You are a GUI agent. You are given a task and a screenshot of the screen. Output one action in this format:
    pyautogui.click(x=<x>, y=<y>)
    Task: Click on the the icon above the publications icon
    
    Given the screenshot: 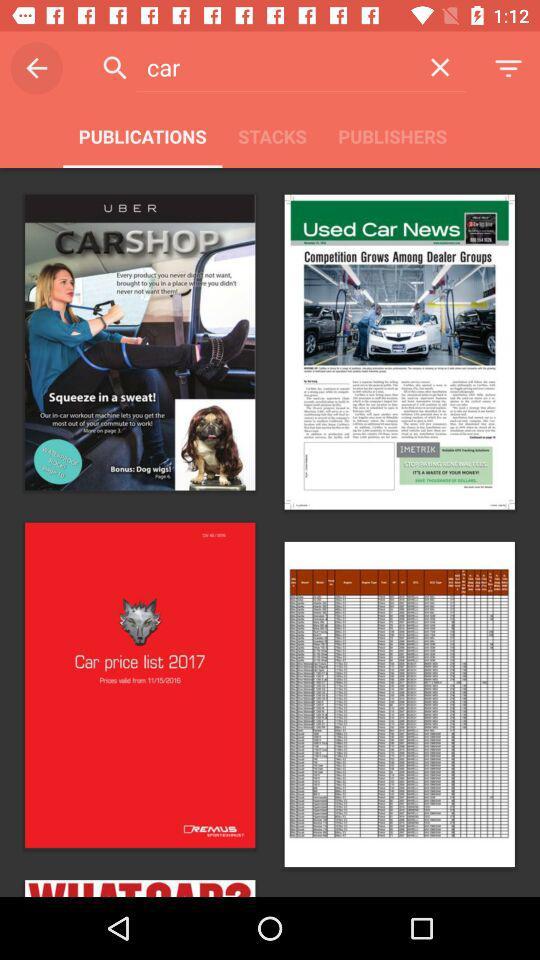 What is the action you would take?
    pyautogui.click(x=36, y=68)
    